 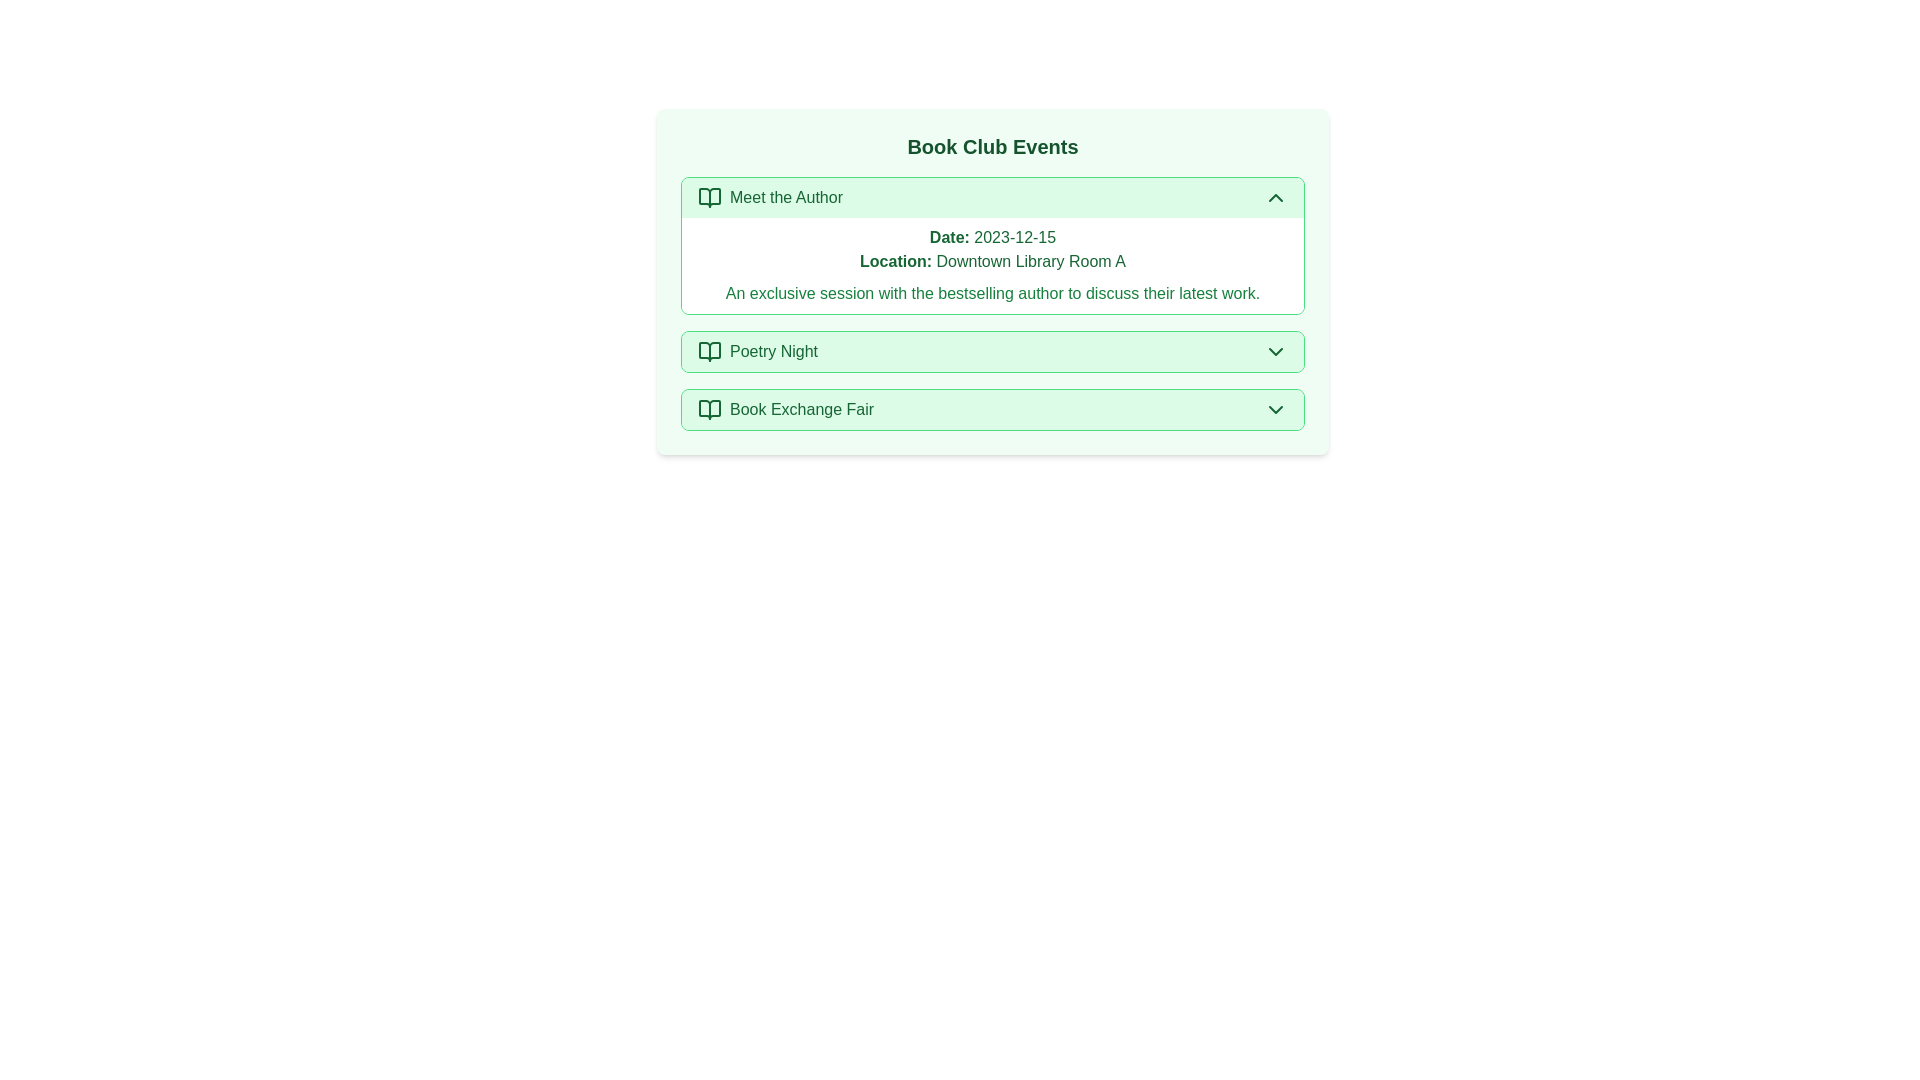 What do you see at coordinates (993, 237) in the screenshot?
I see `text label displaying 'Date: 2023-12-15' that is styled in green and bold, located at the top of the event details section in the 'Book Club Events' interface` at bounding box center [993, 237].